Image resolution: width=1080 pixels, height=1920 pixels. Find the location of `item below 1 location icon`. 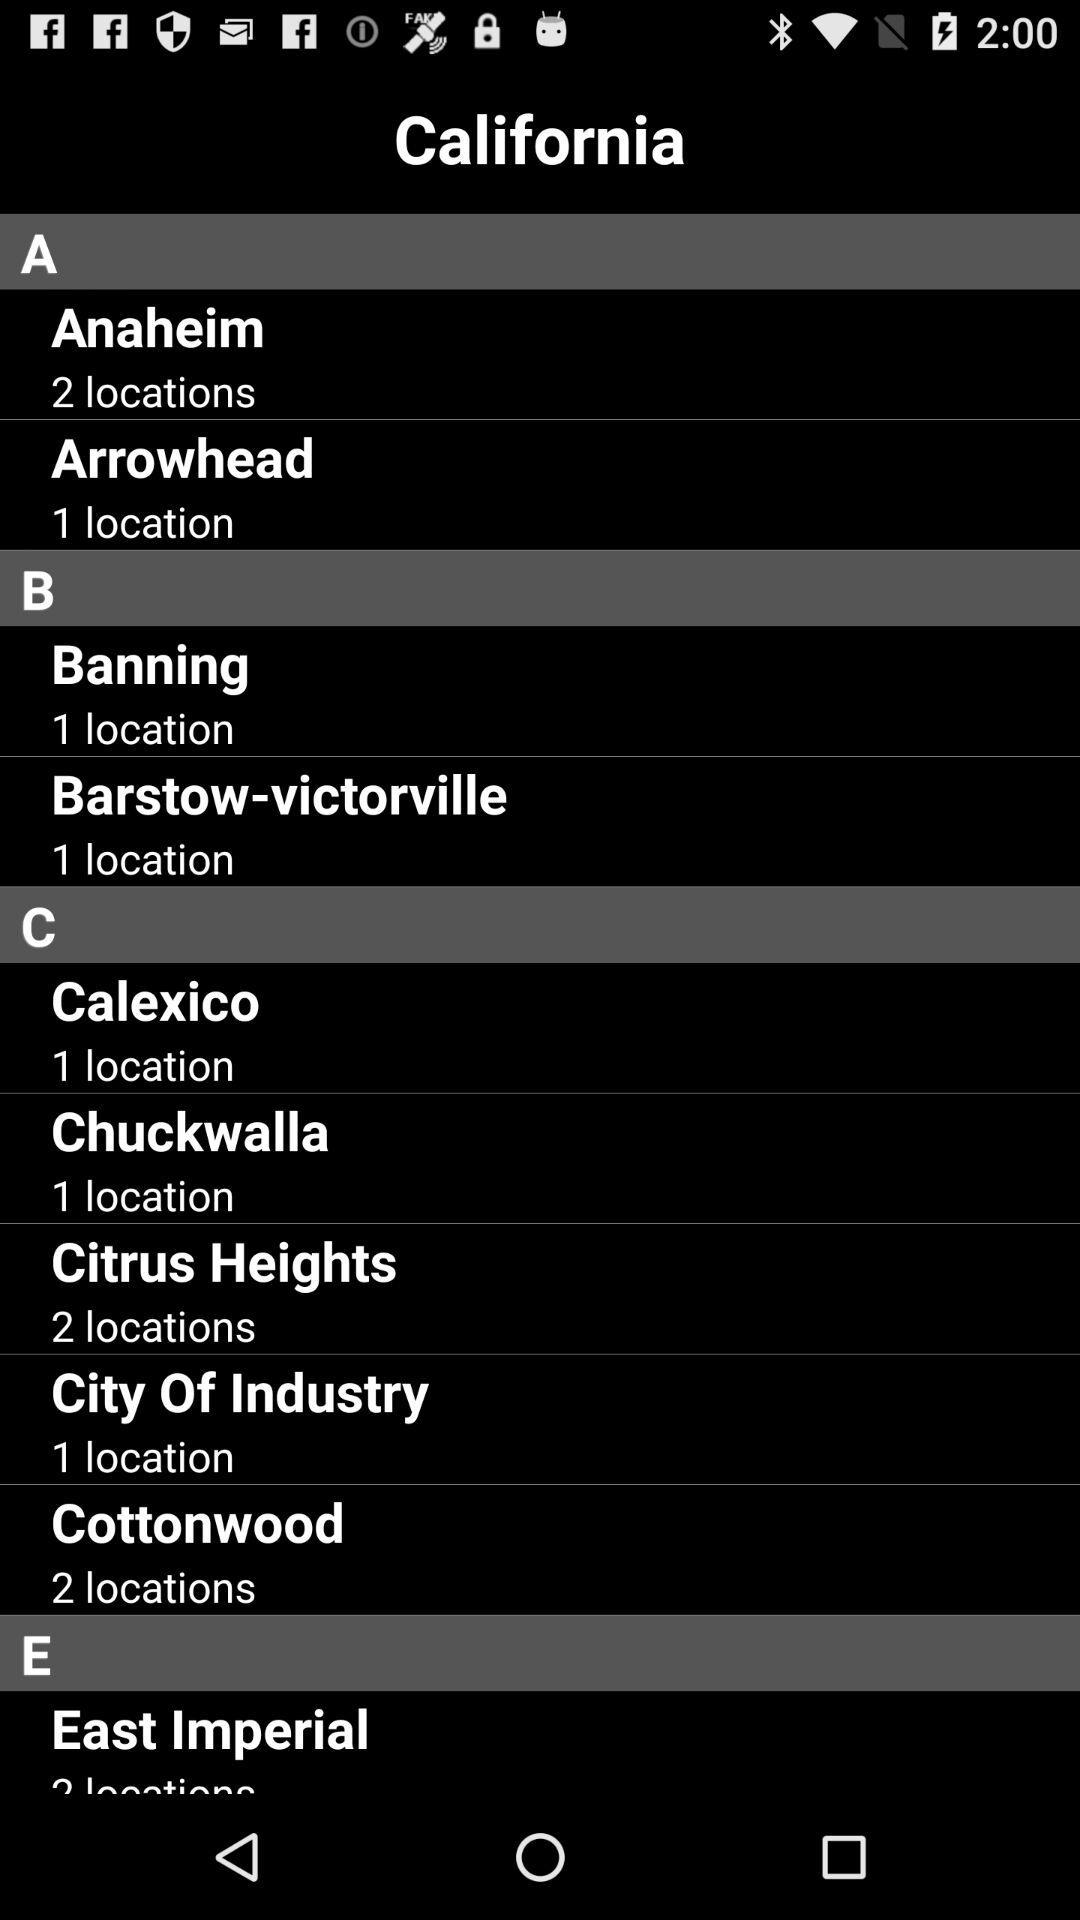

item below 1 location icon is located at coordinates (279, 792).